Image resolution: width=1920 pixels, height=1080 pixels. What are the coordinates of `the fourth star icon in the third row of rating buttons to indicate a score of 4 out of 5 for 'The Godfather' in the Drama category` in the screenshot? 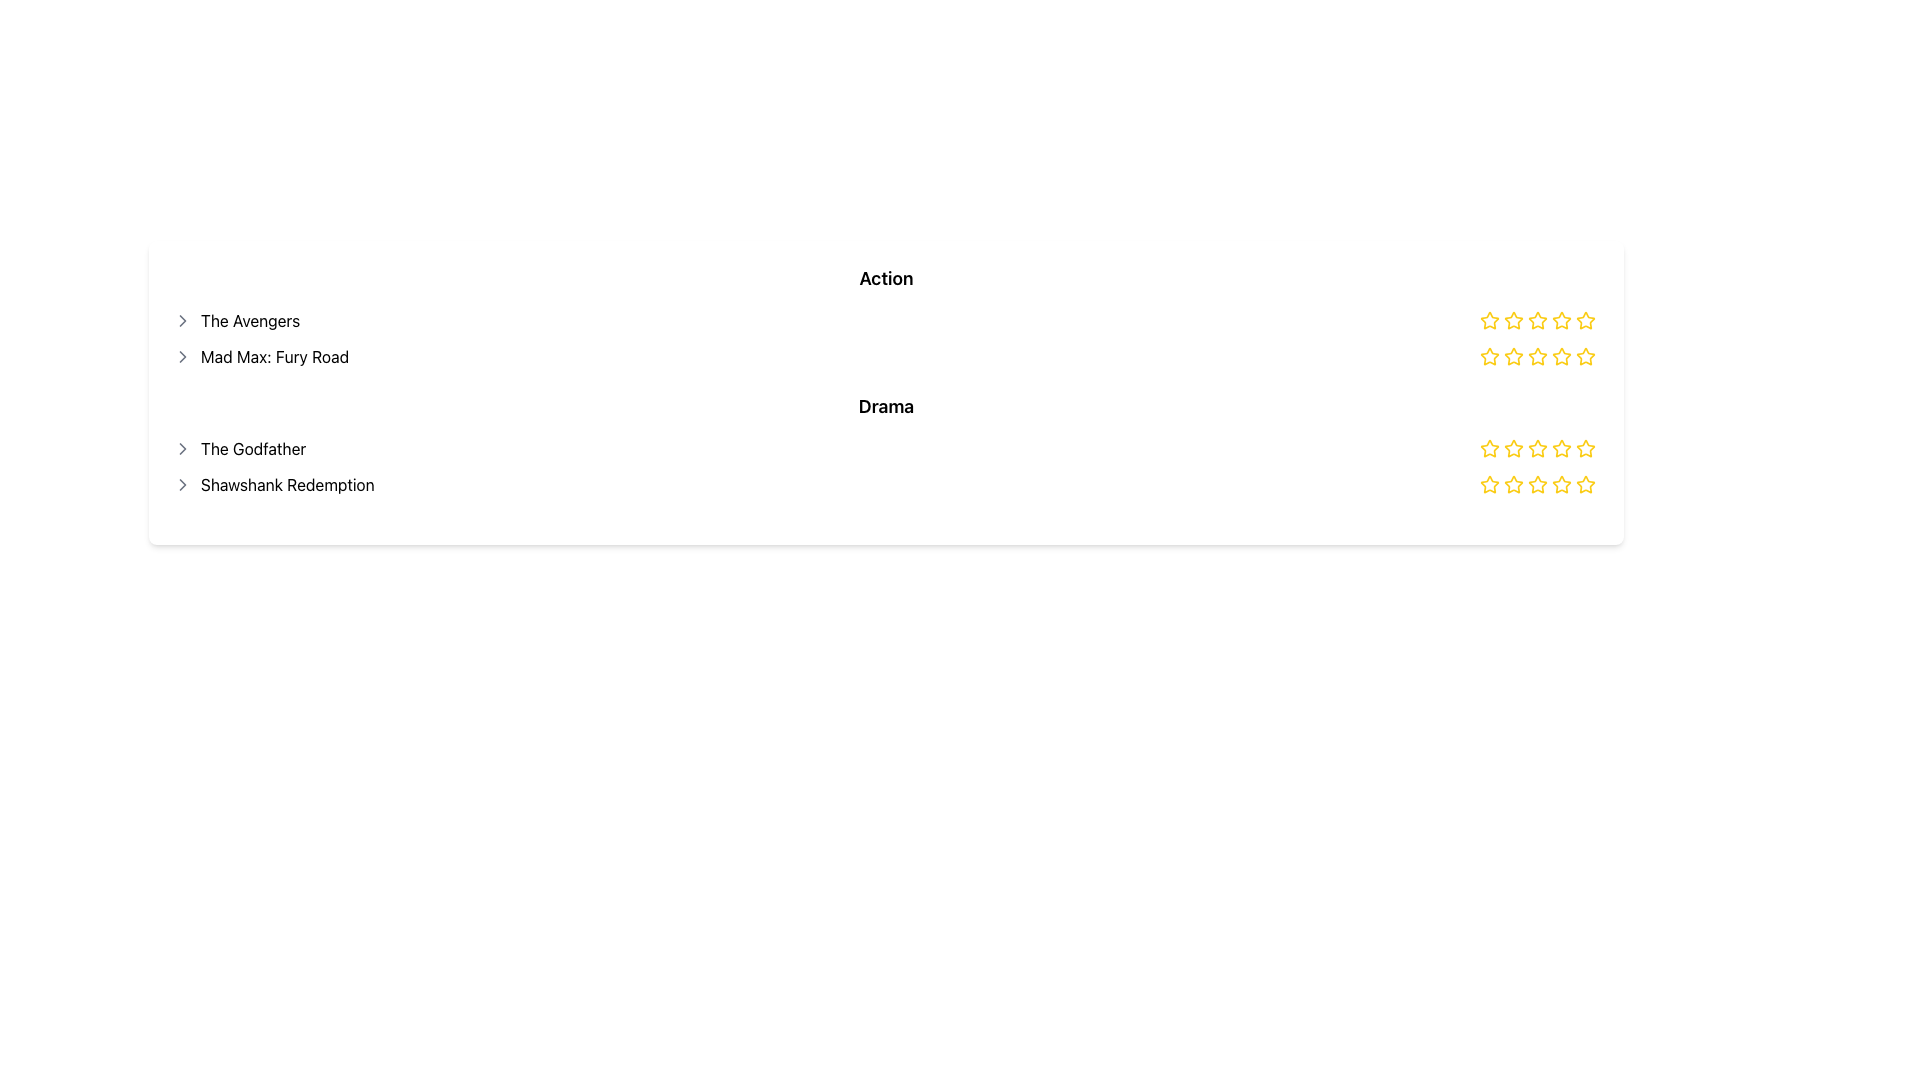 It's located at (1560, 447).